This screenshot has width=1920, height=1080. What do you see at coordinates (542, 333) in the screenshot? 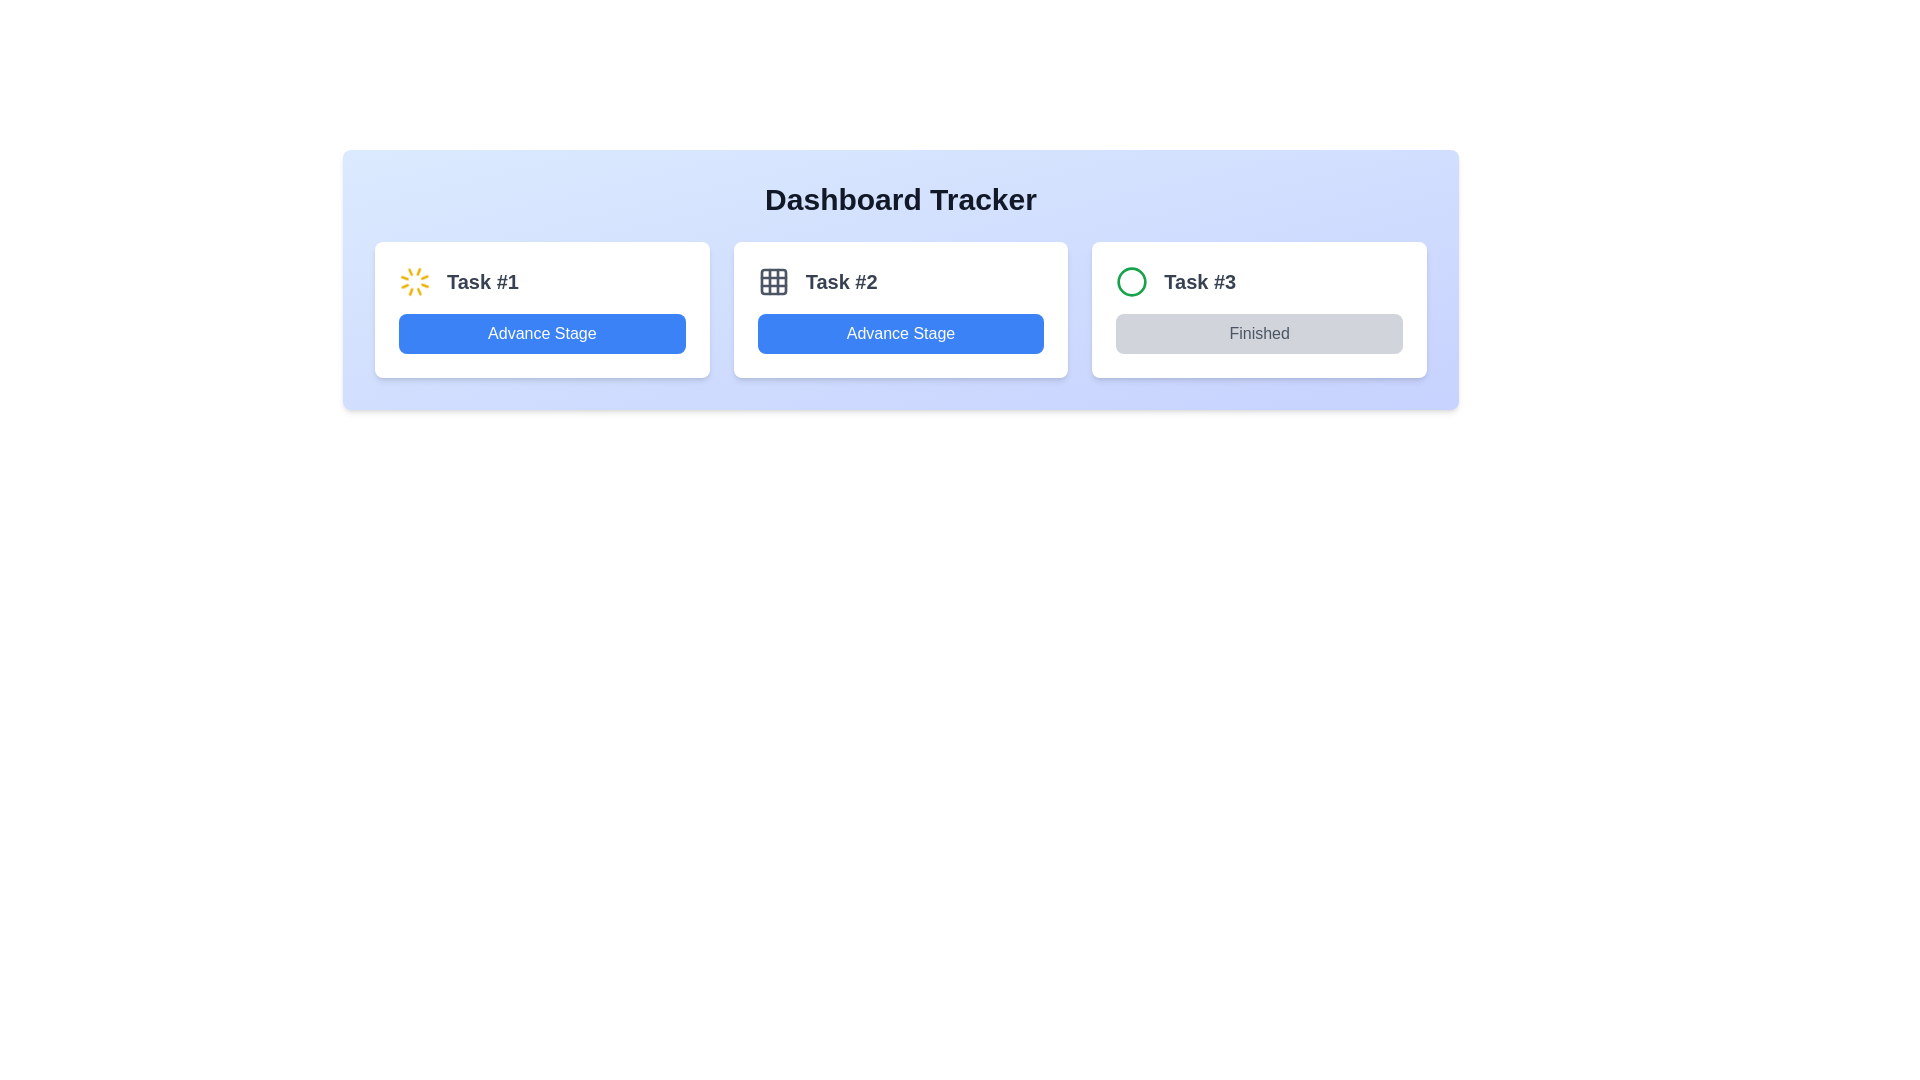
I see `the button located at the bottom of the card labeled 'Task #1' to change its shade` at bounding box center [542, 333].